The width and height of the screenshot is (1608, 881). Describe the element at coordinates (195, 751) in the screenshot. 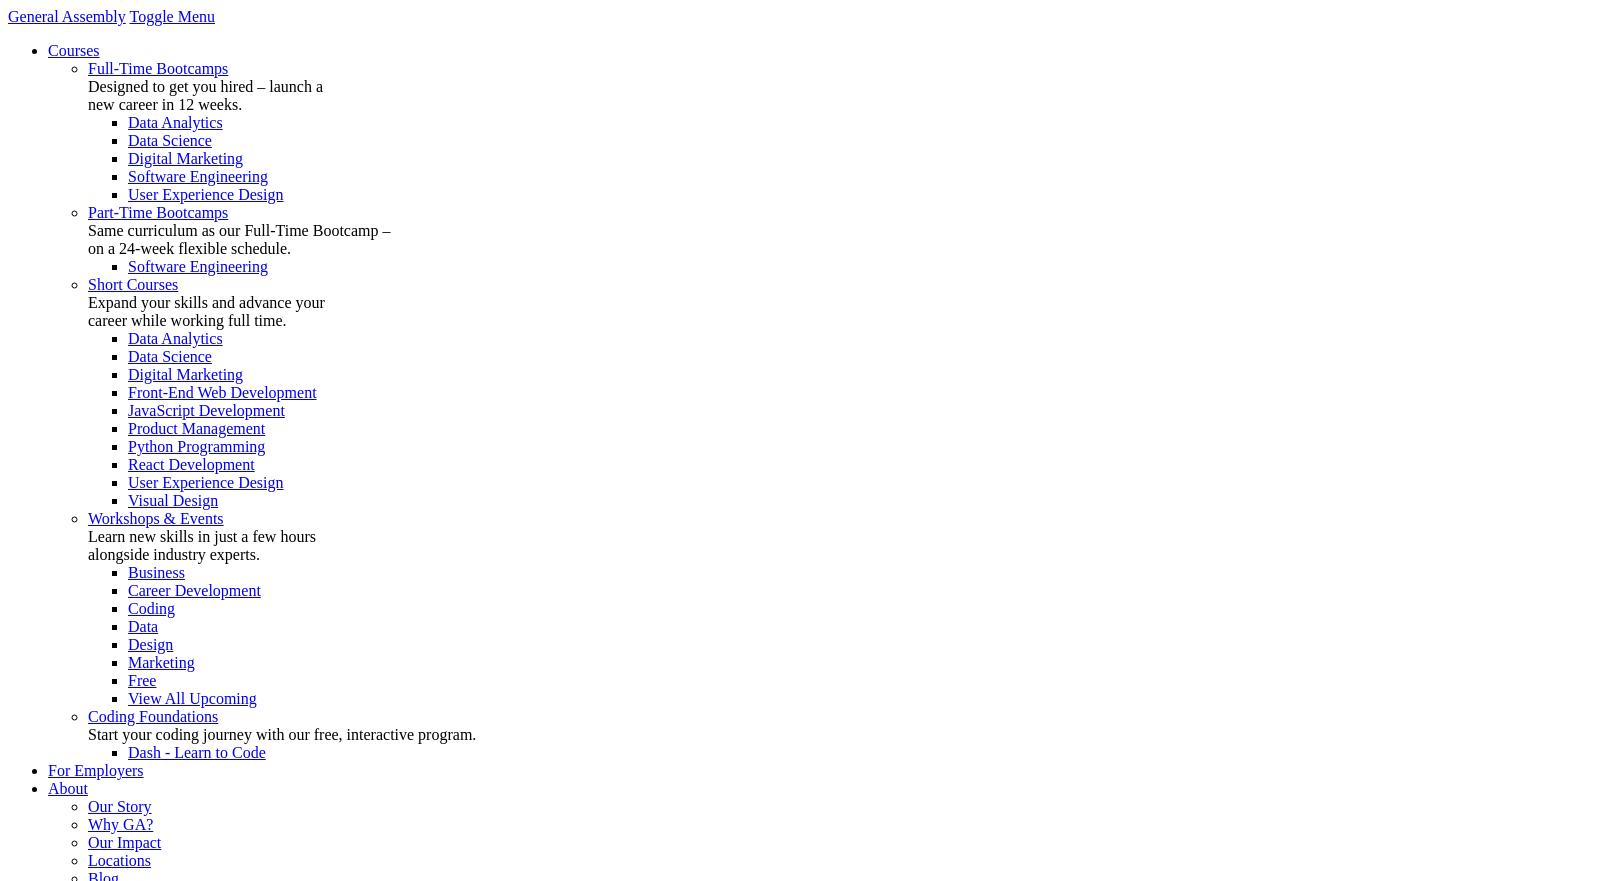

I see `'Dash - Learn to Code'` at that location.